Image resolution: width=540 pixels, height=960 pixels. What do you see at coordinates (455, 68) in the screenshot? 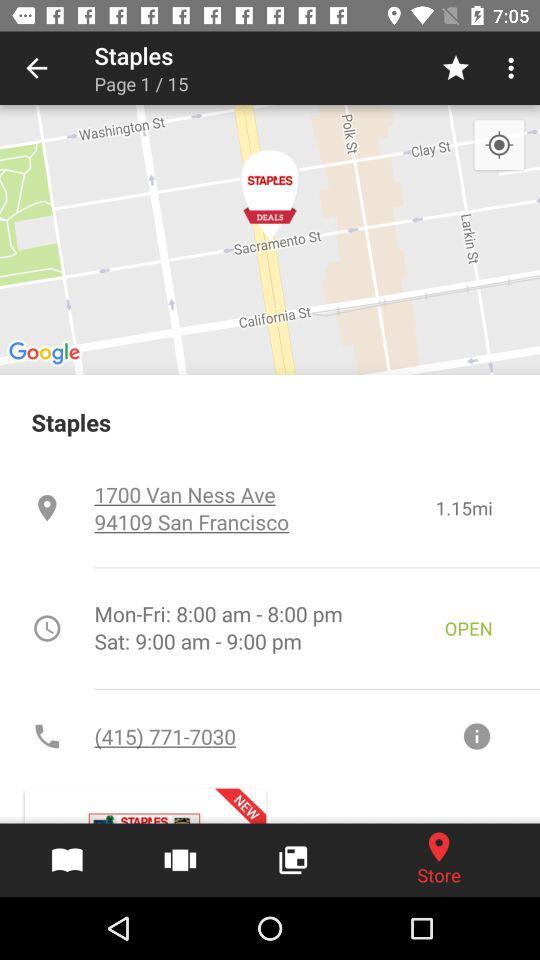
I see `the icon next to the page 1 / 15 icon` at bounding box center [455, 68].